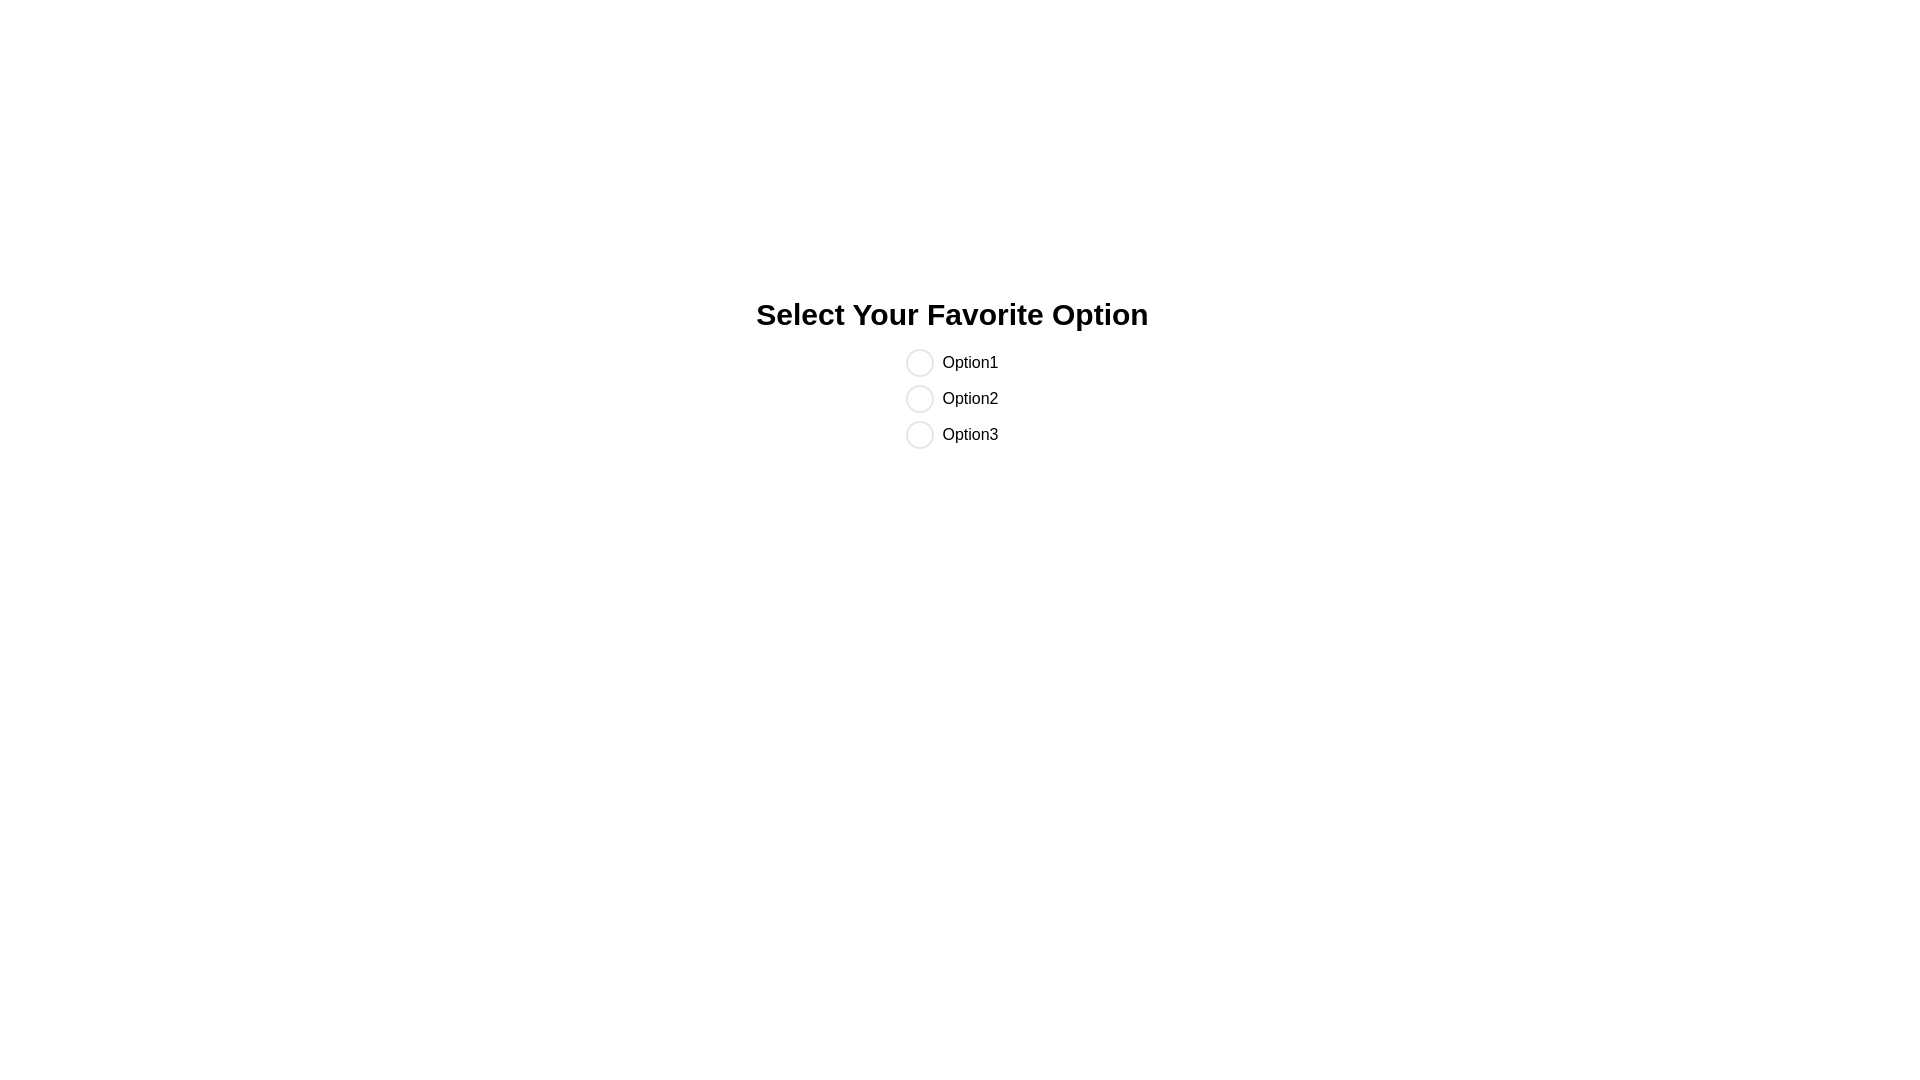  Describe the element at coordinates (951, 402) in the screenshot. I see `the 'Option2' radio button which is the second in a group of vertically aligned radio options below the title 'Select Your Favorite Option'` at that location.